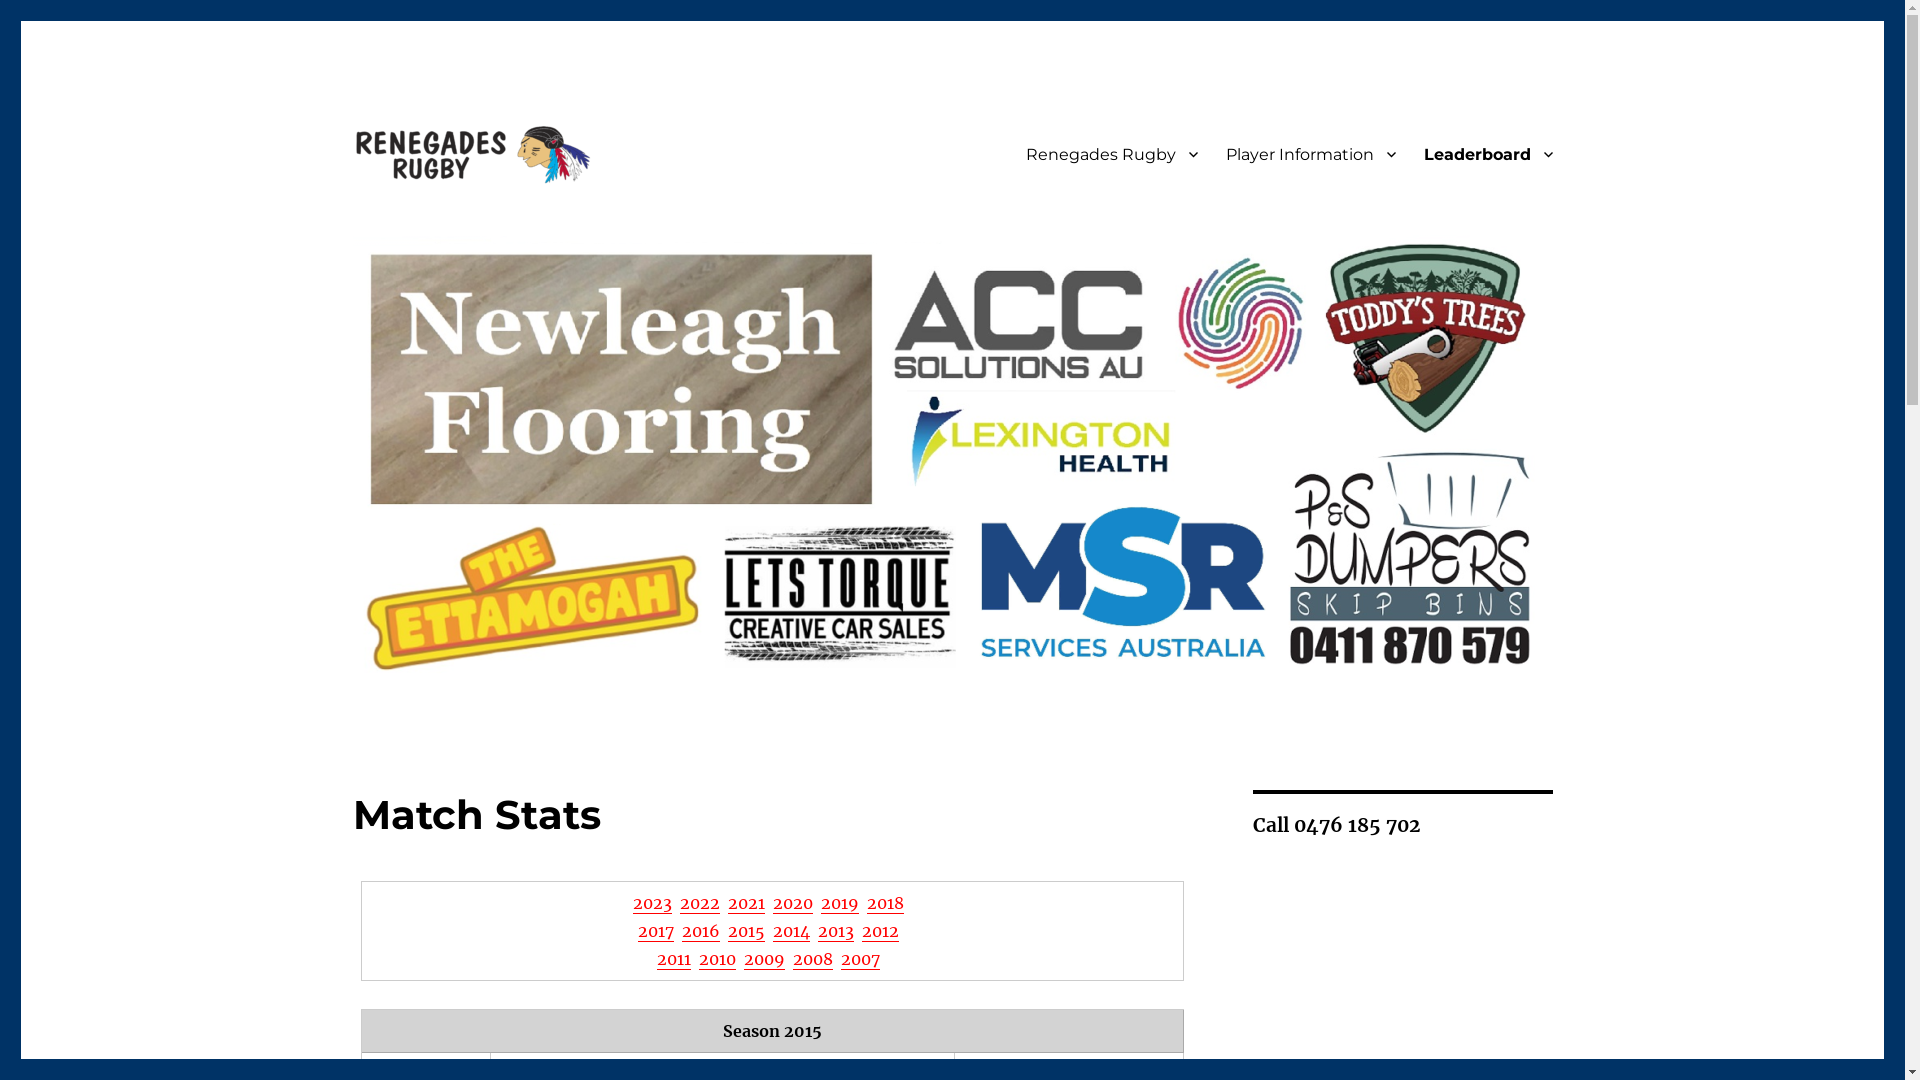 The width and height of the screenshot is (1920, 1080). I want to click on 'Leaderboard', so click(1488, 153).